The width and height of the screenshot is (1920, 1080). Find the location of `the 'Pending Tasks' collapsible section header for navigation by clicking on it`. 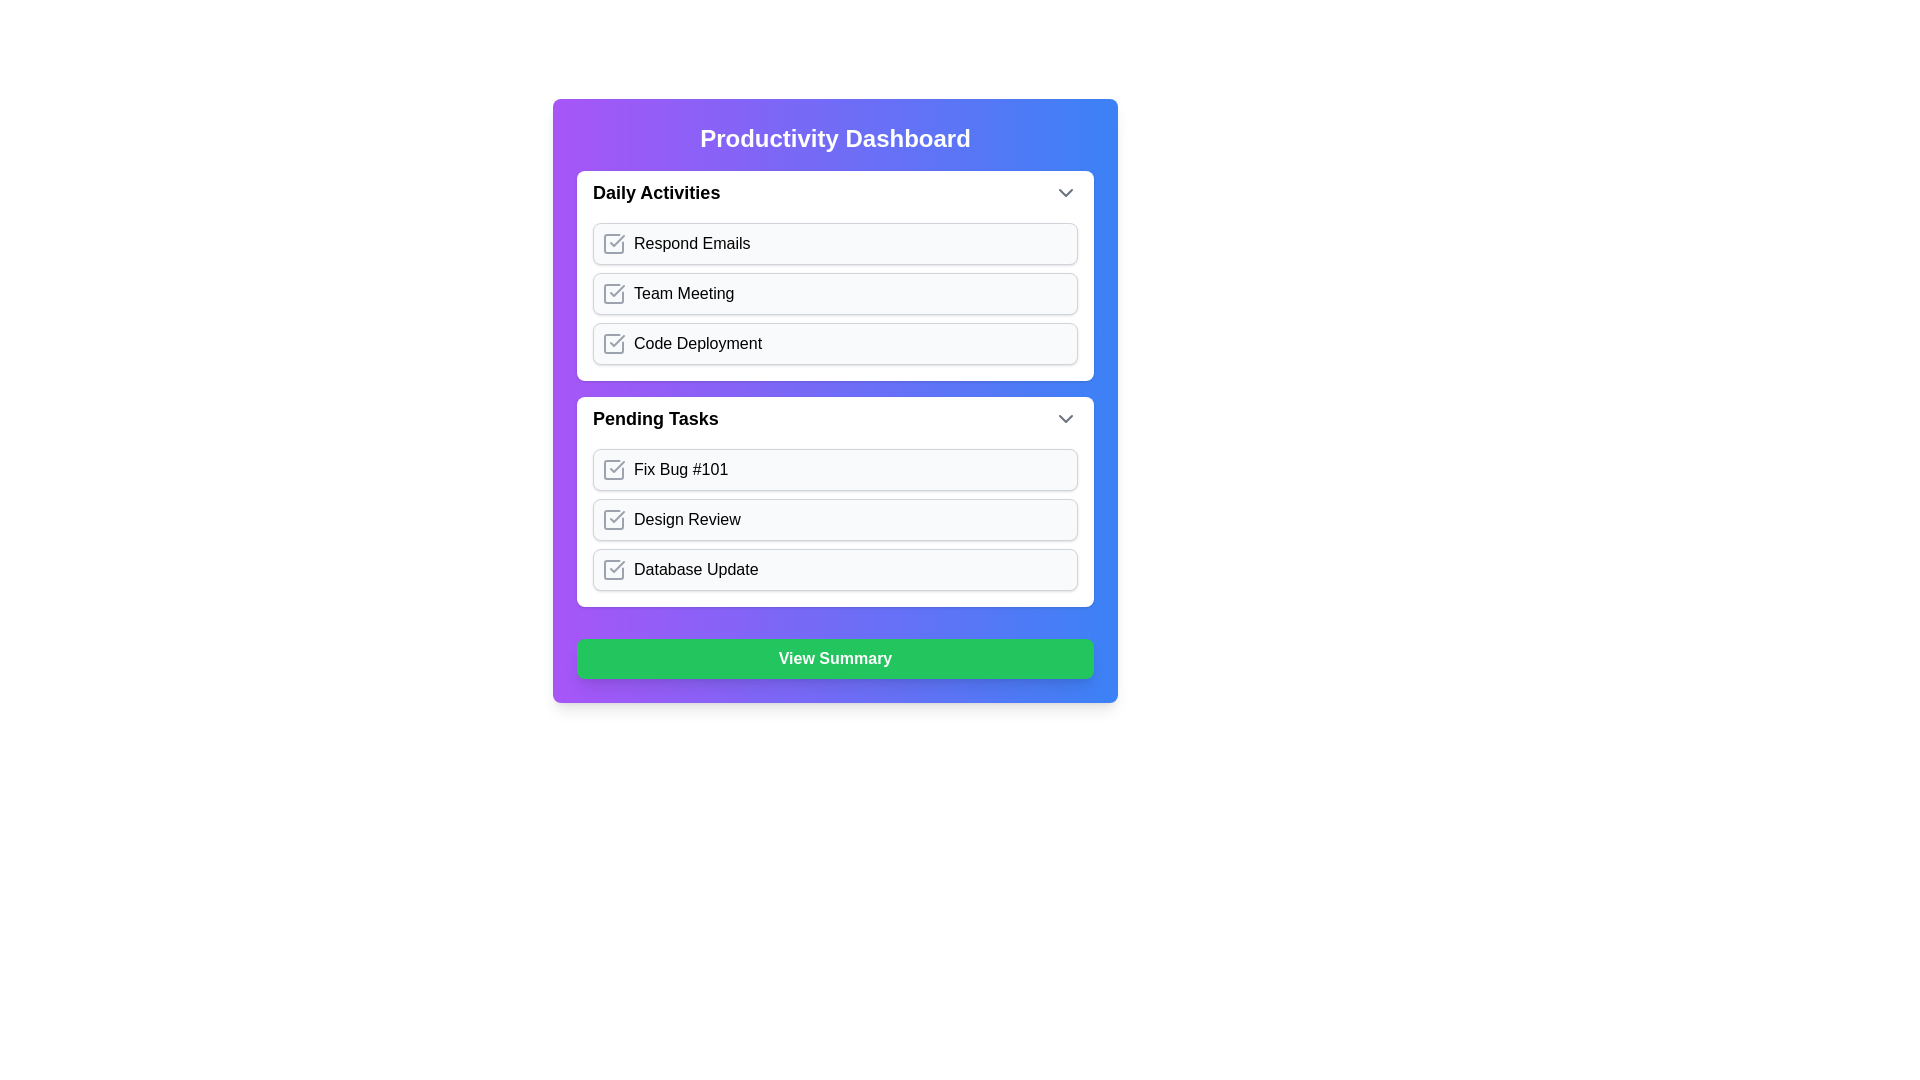

the 'Pending Tasks' collapsible section header for navigation by clicking on it is located at coordinates (835, 418).